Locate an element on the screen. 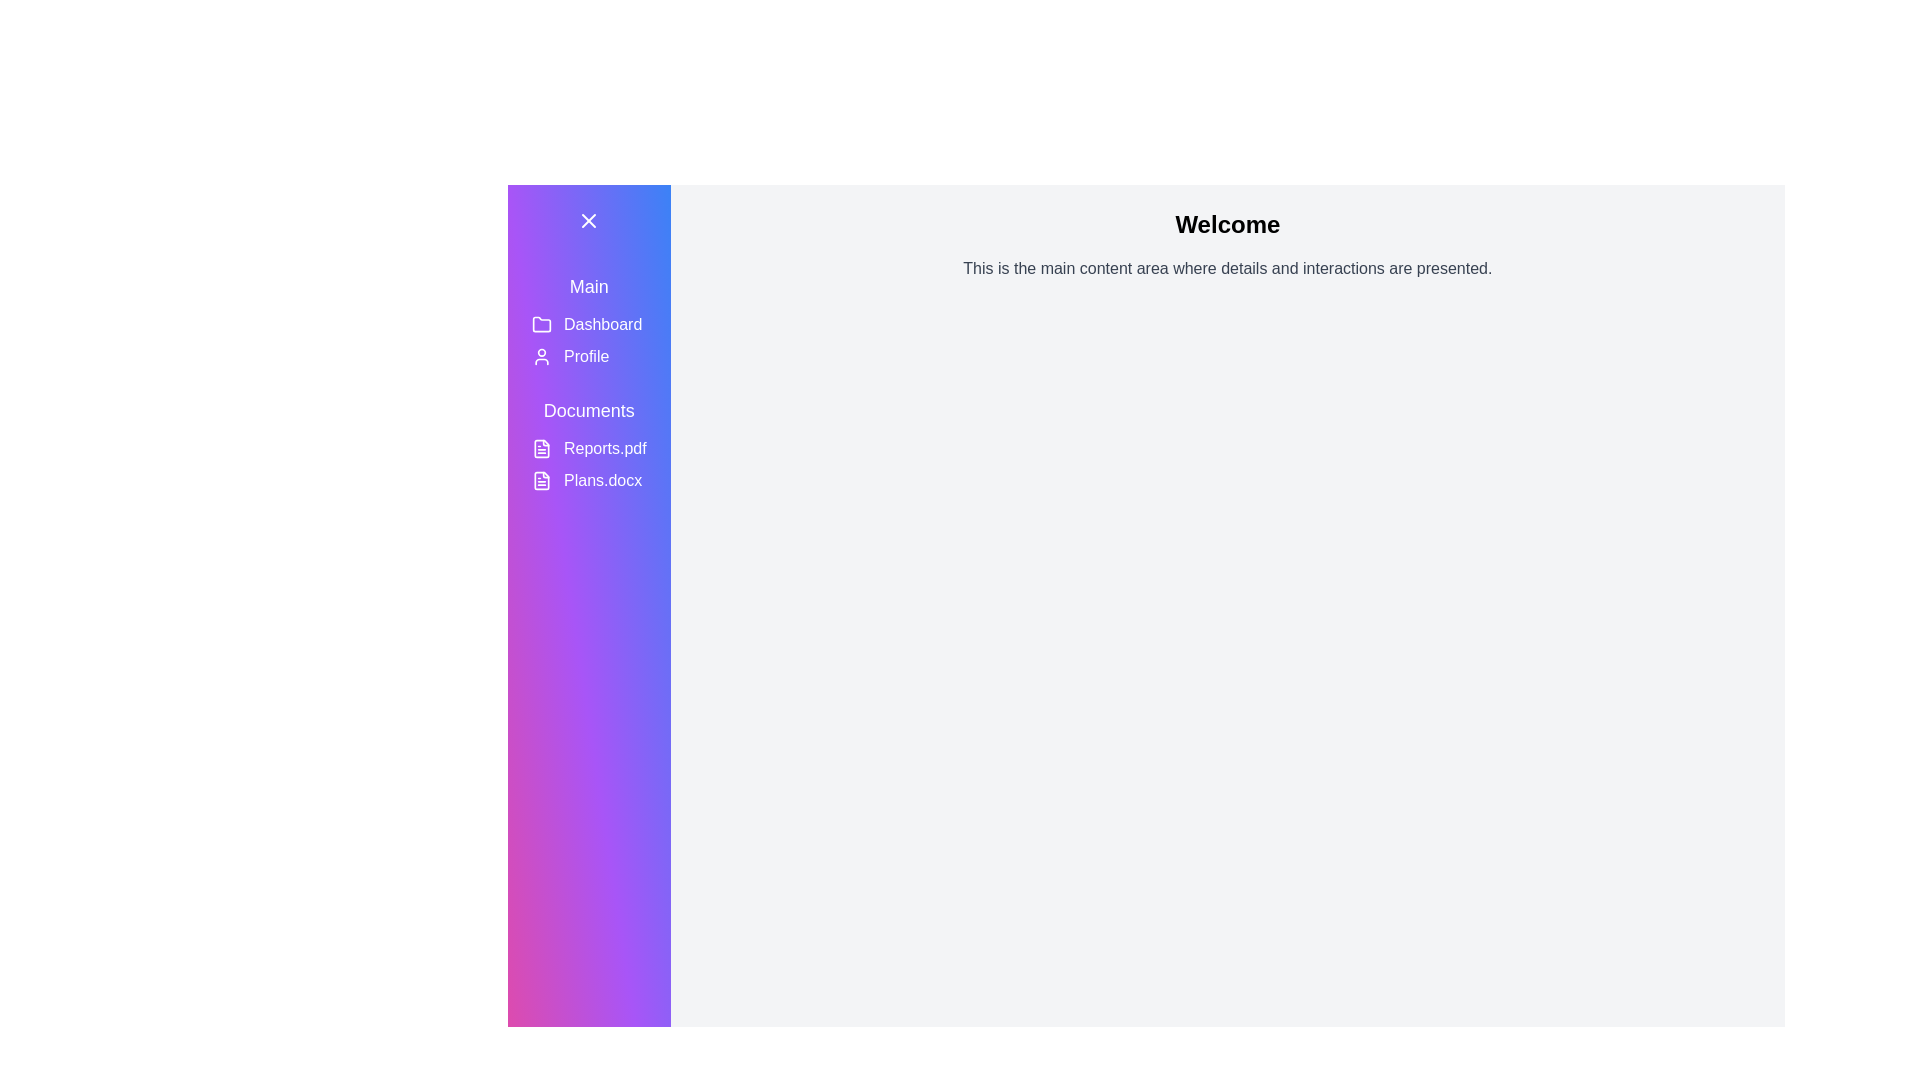 This screenshot has height=1080, width=1920. the 'Reports.pdf' text label in the Documents section of the sidebar menu is located at coordinates (604, 447).